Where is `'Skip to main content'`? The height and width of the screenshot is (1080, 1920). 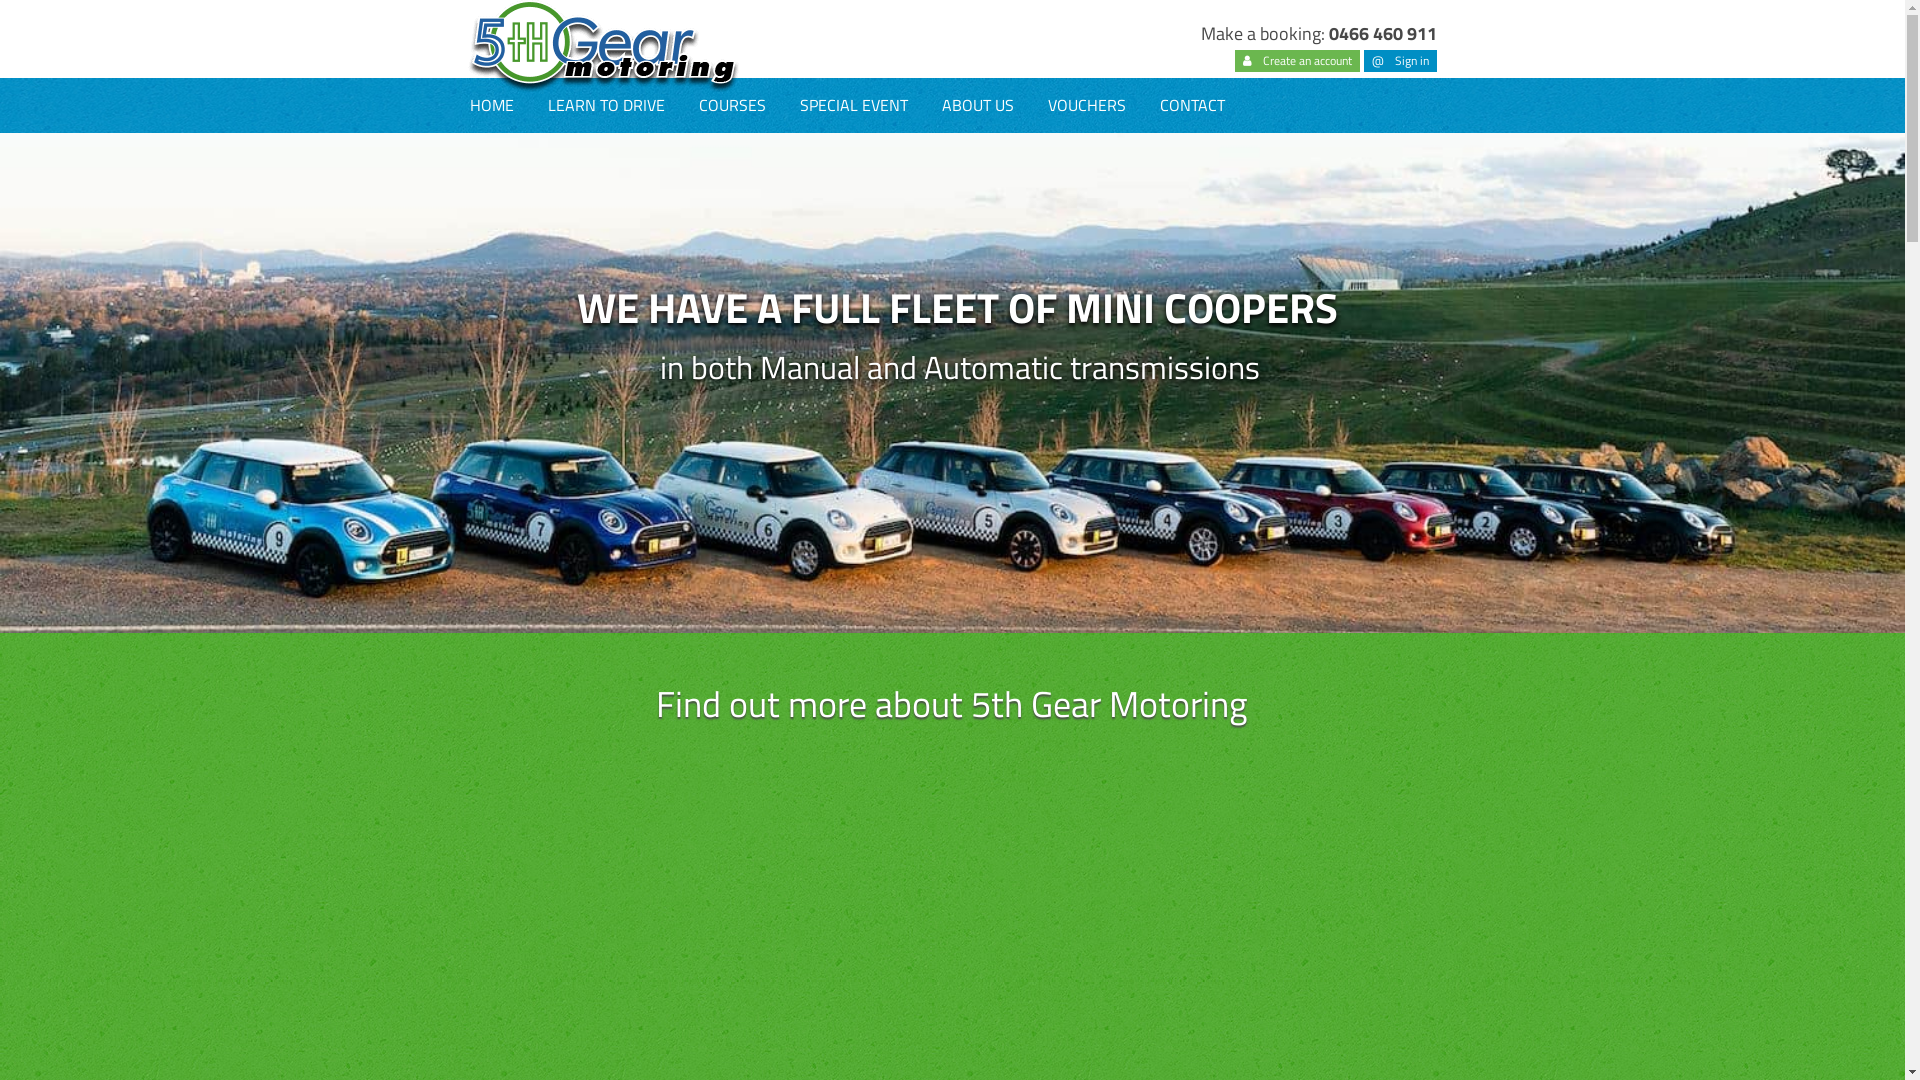 'Skip to main content' is located at coordinates (71, 0).